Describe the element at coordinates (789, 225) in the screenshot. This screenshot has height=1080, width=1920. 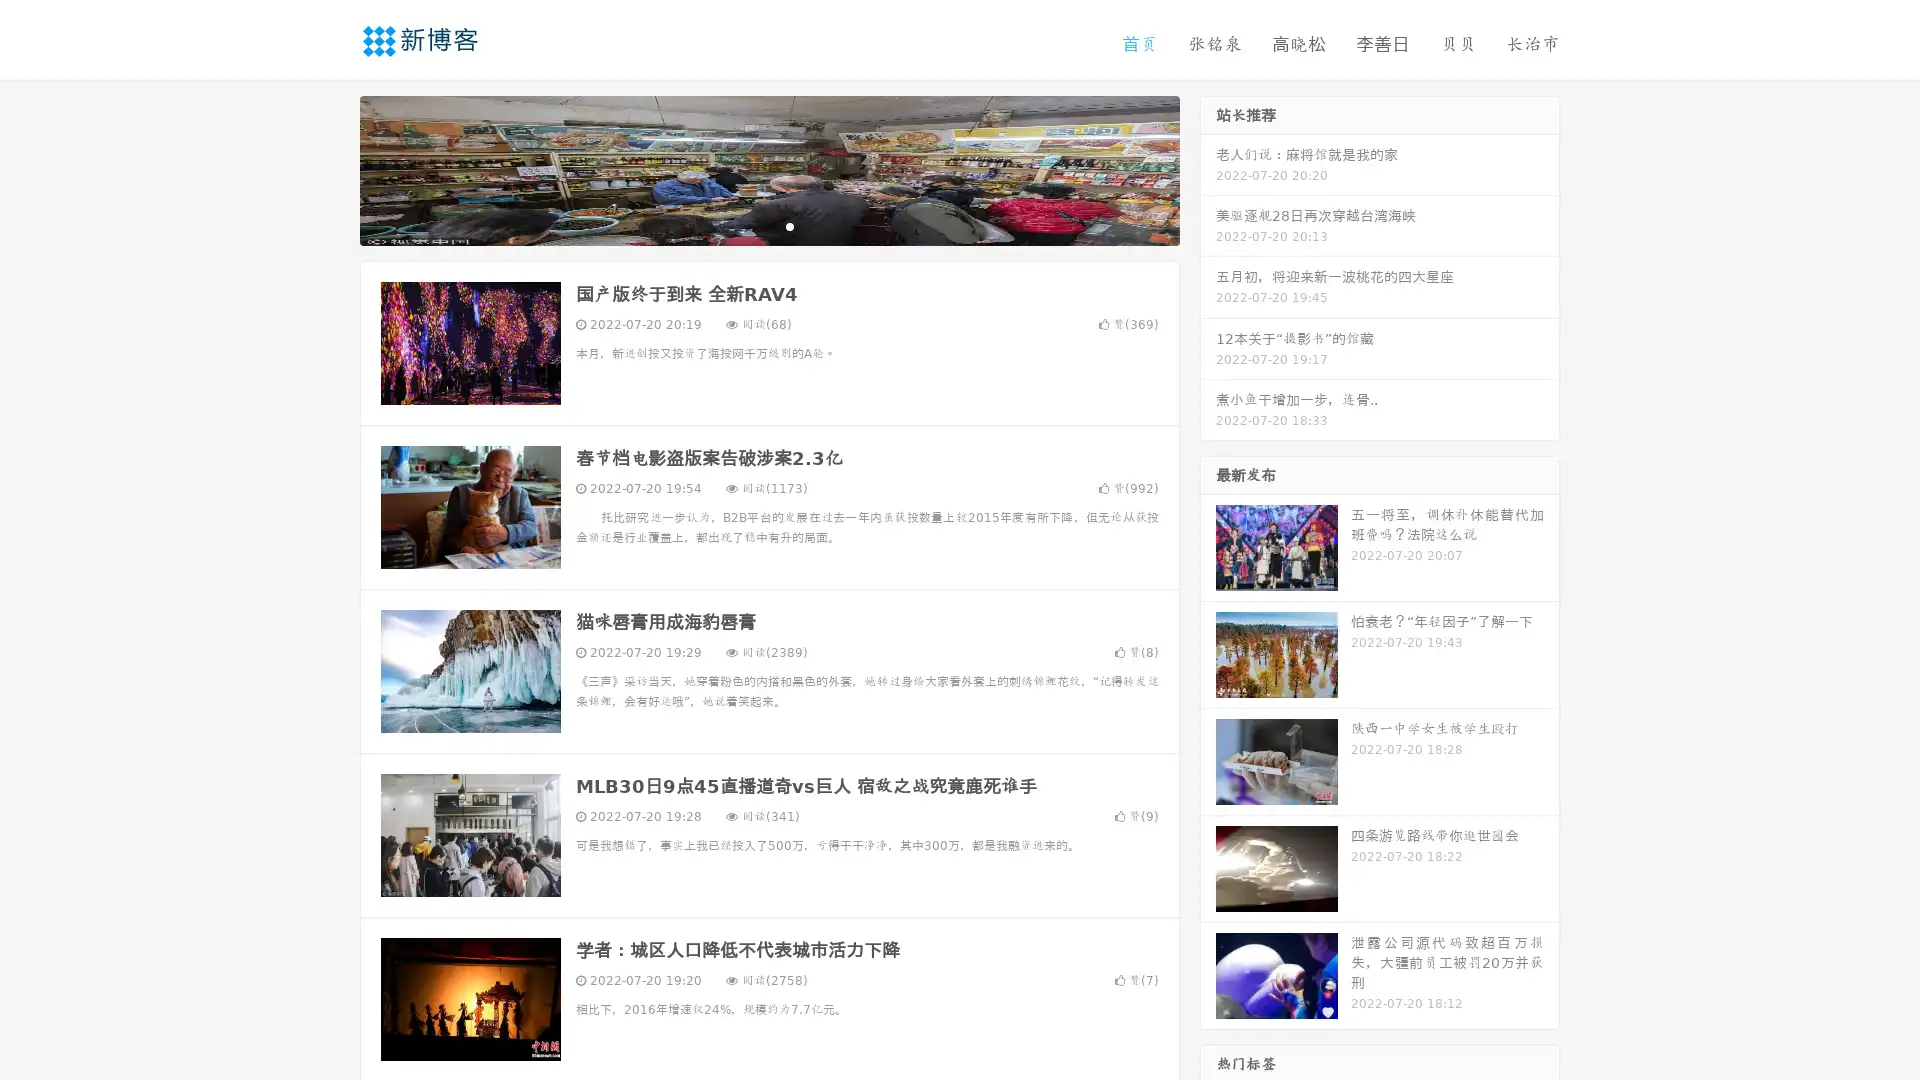
I see `Go to slide 3` at that location.